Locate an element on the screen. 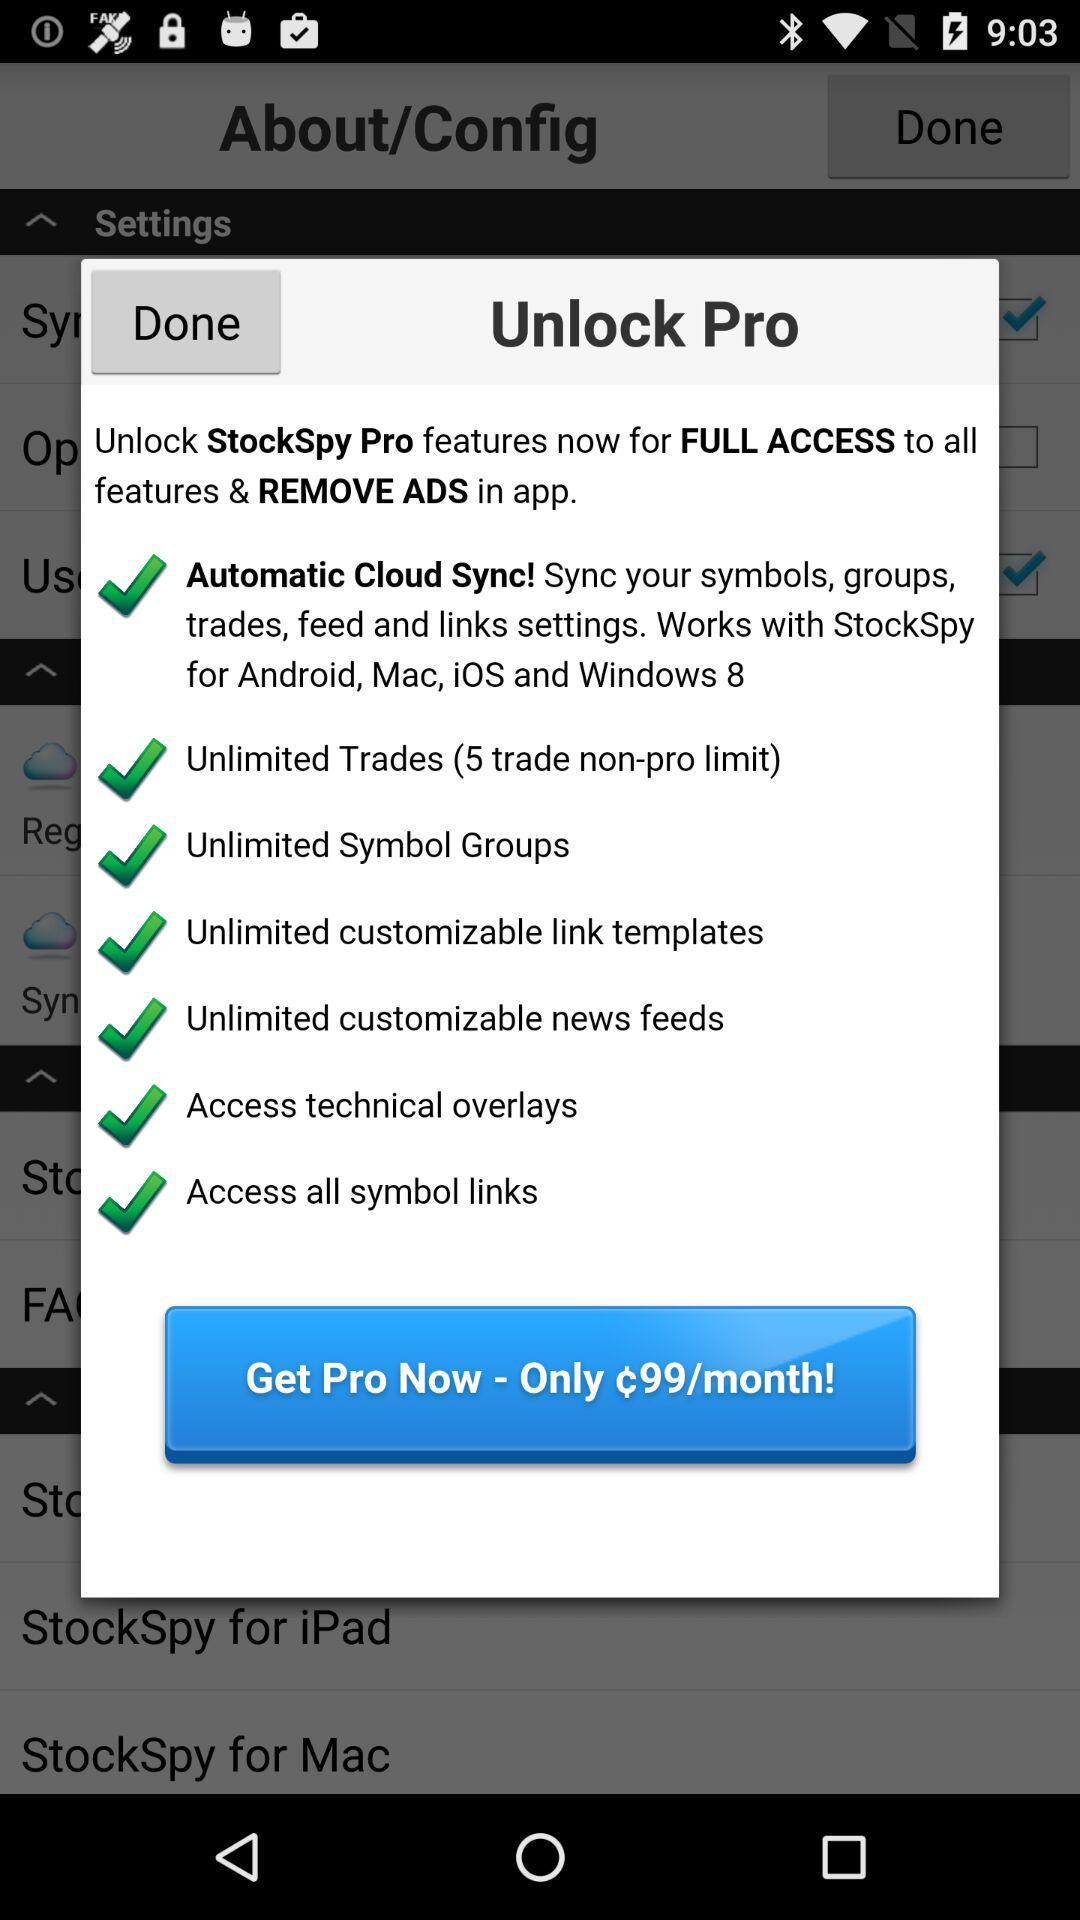 This screenshot has height=1920, width=1080. file is located at coordinates (540, 991).